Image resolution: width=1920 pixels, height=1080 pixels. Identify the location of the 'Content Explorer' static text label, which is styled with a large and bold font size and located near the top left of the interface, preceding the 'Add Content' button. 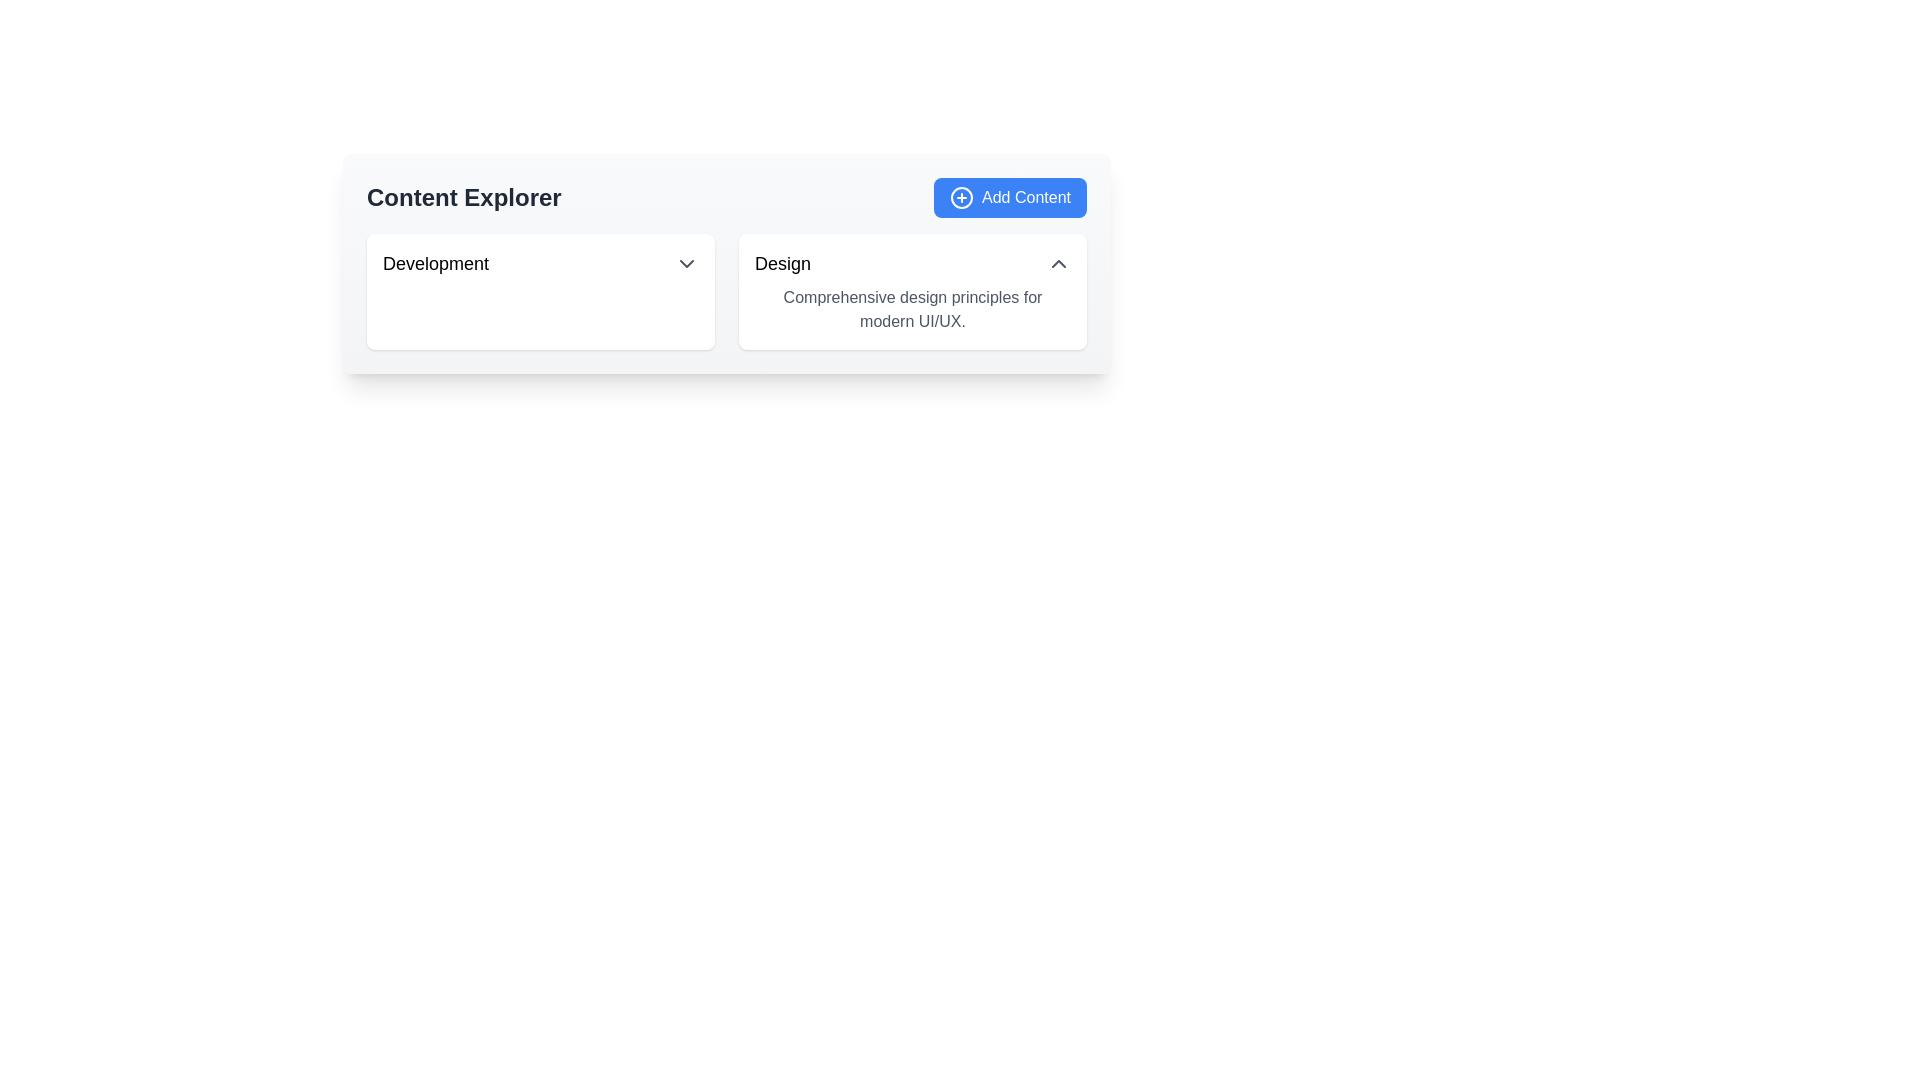
(463, 197).